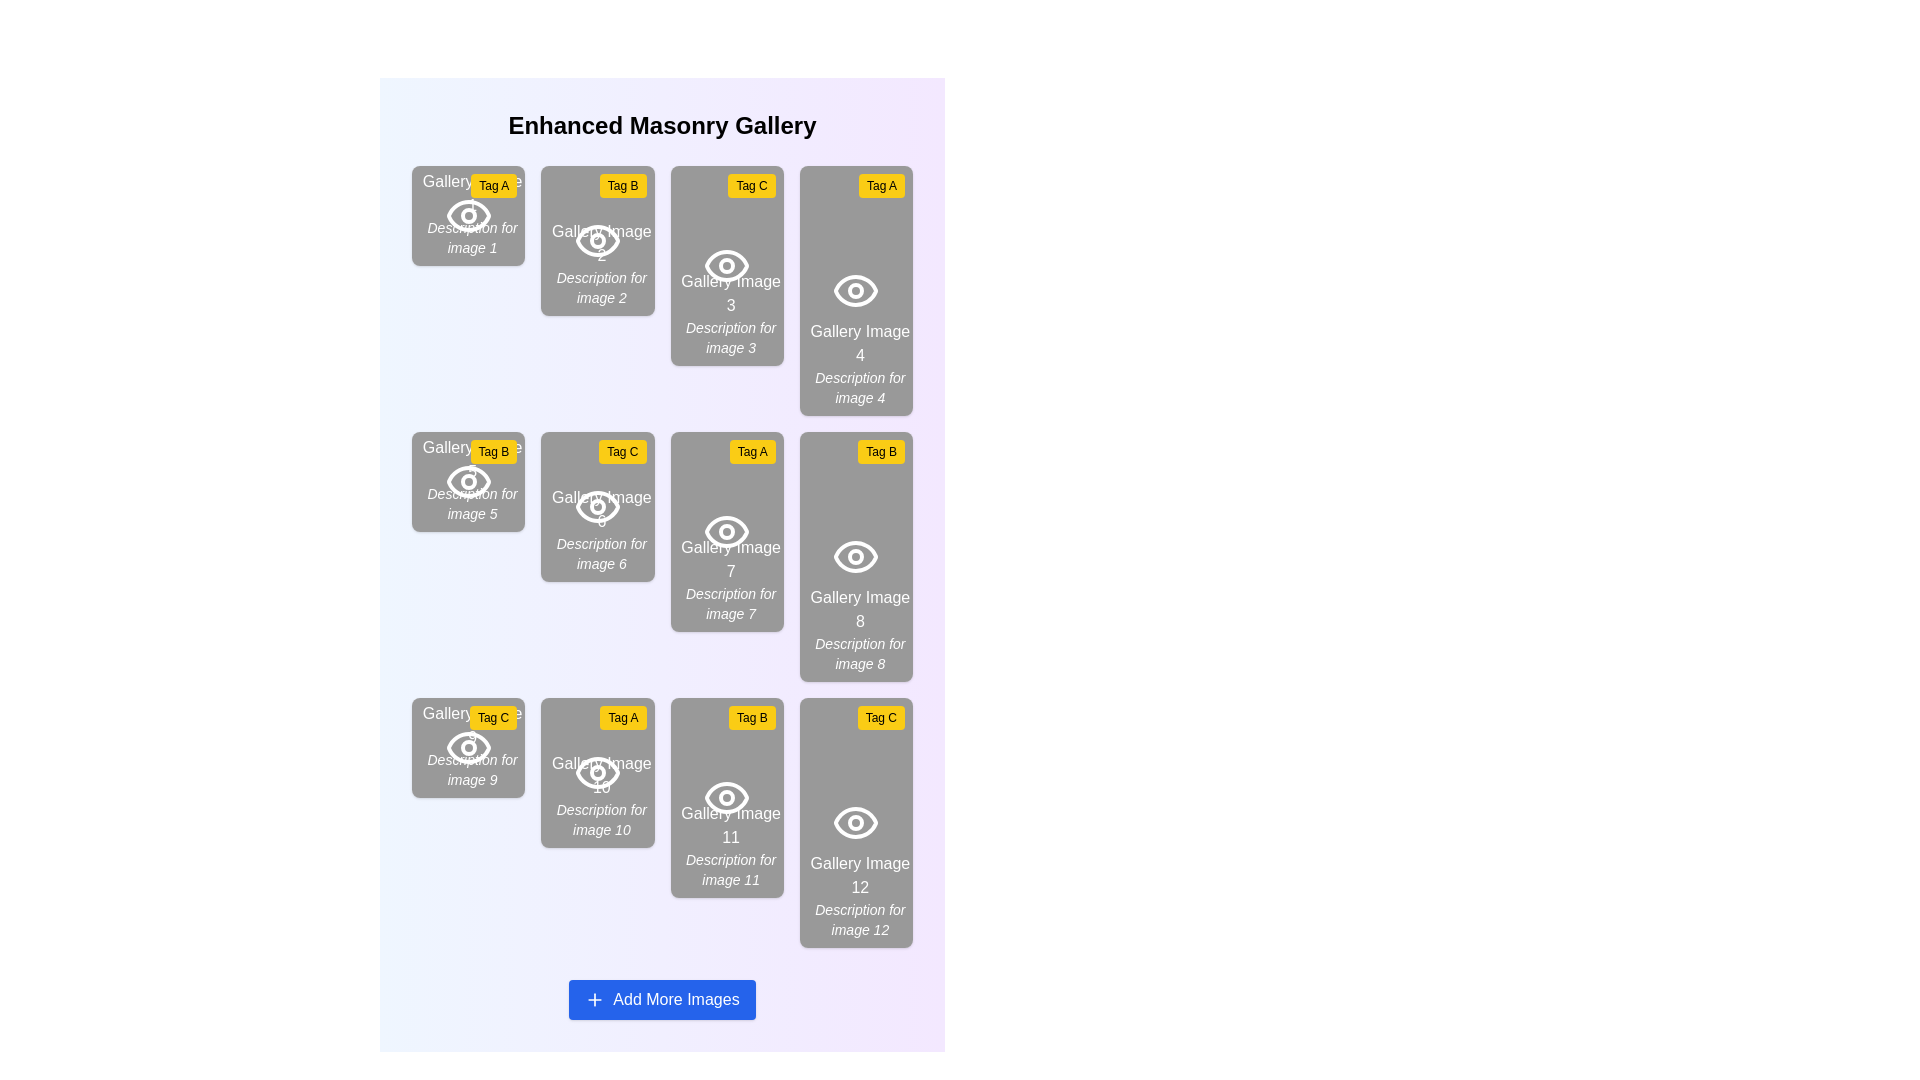 The height and width of the screenshot is (1080, 1920). I want to click on the small circular SVG element representing the eye icon located in the twelfth tile of the grid, so click(856, 822).